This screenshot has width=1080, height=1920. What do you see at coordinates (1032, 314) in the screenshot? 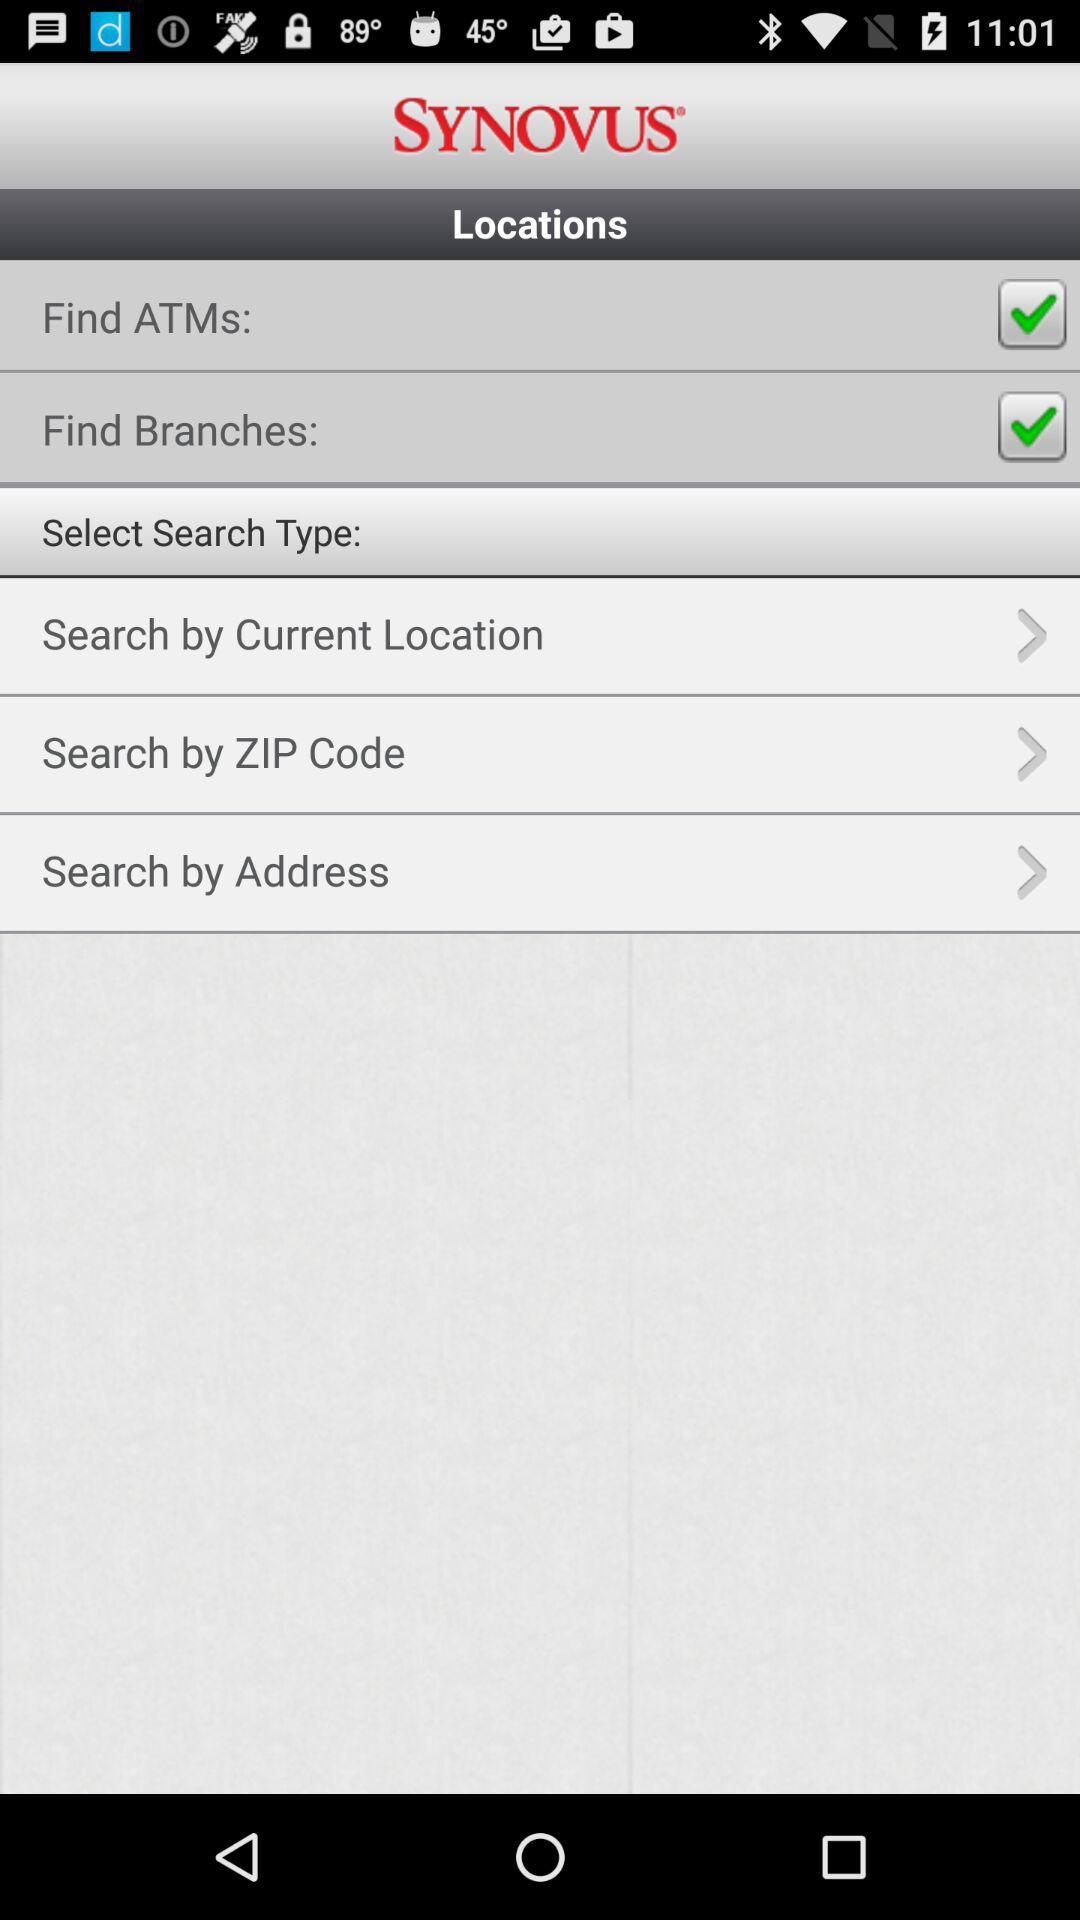
I see `option` at bounding box center [1032, 314].